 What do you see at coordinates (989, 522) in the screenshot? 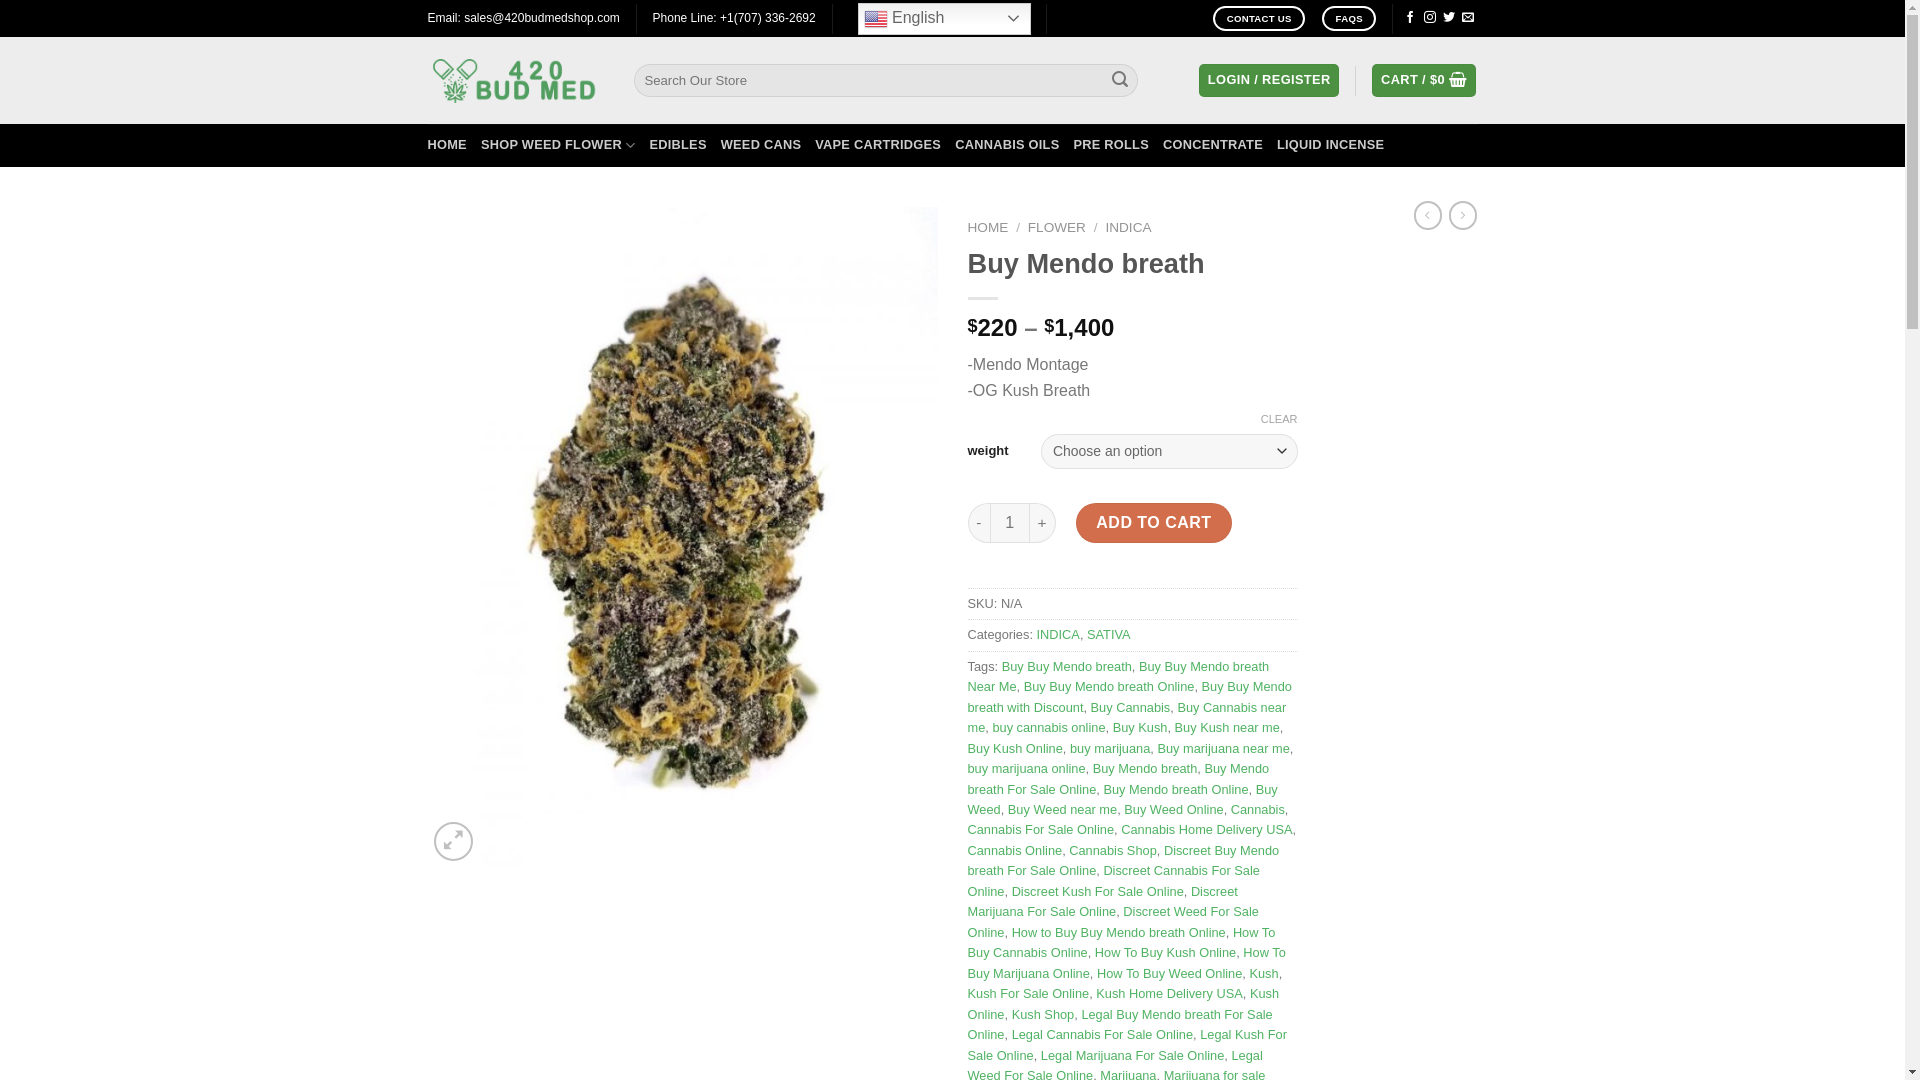
I see `'Qty'` at bounding box center [989, 522].